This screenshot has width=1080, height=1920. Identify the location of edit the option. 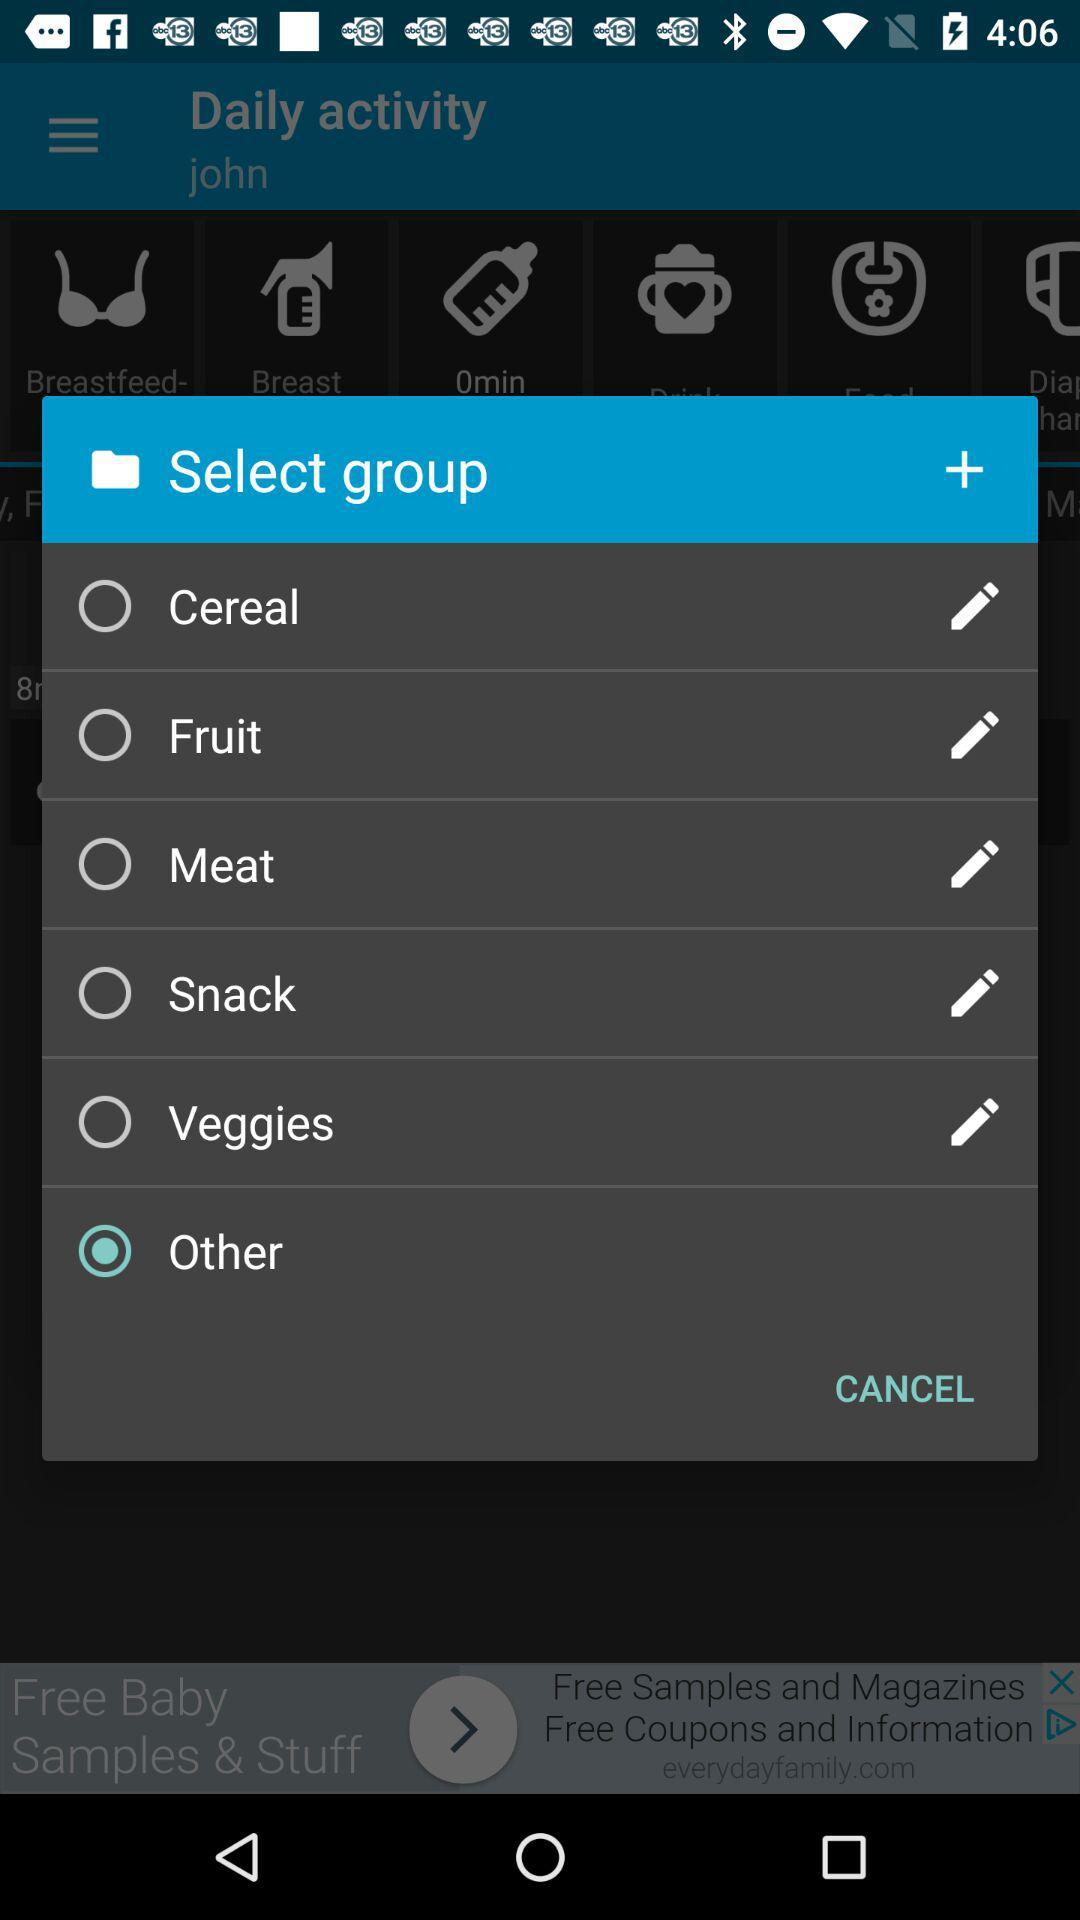
(974, 604).